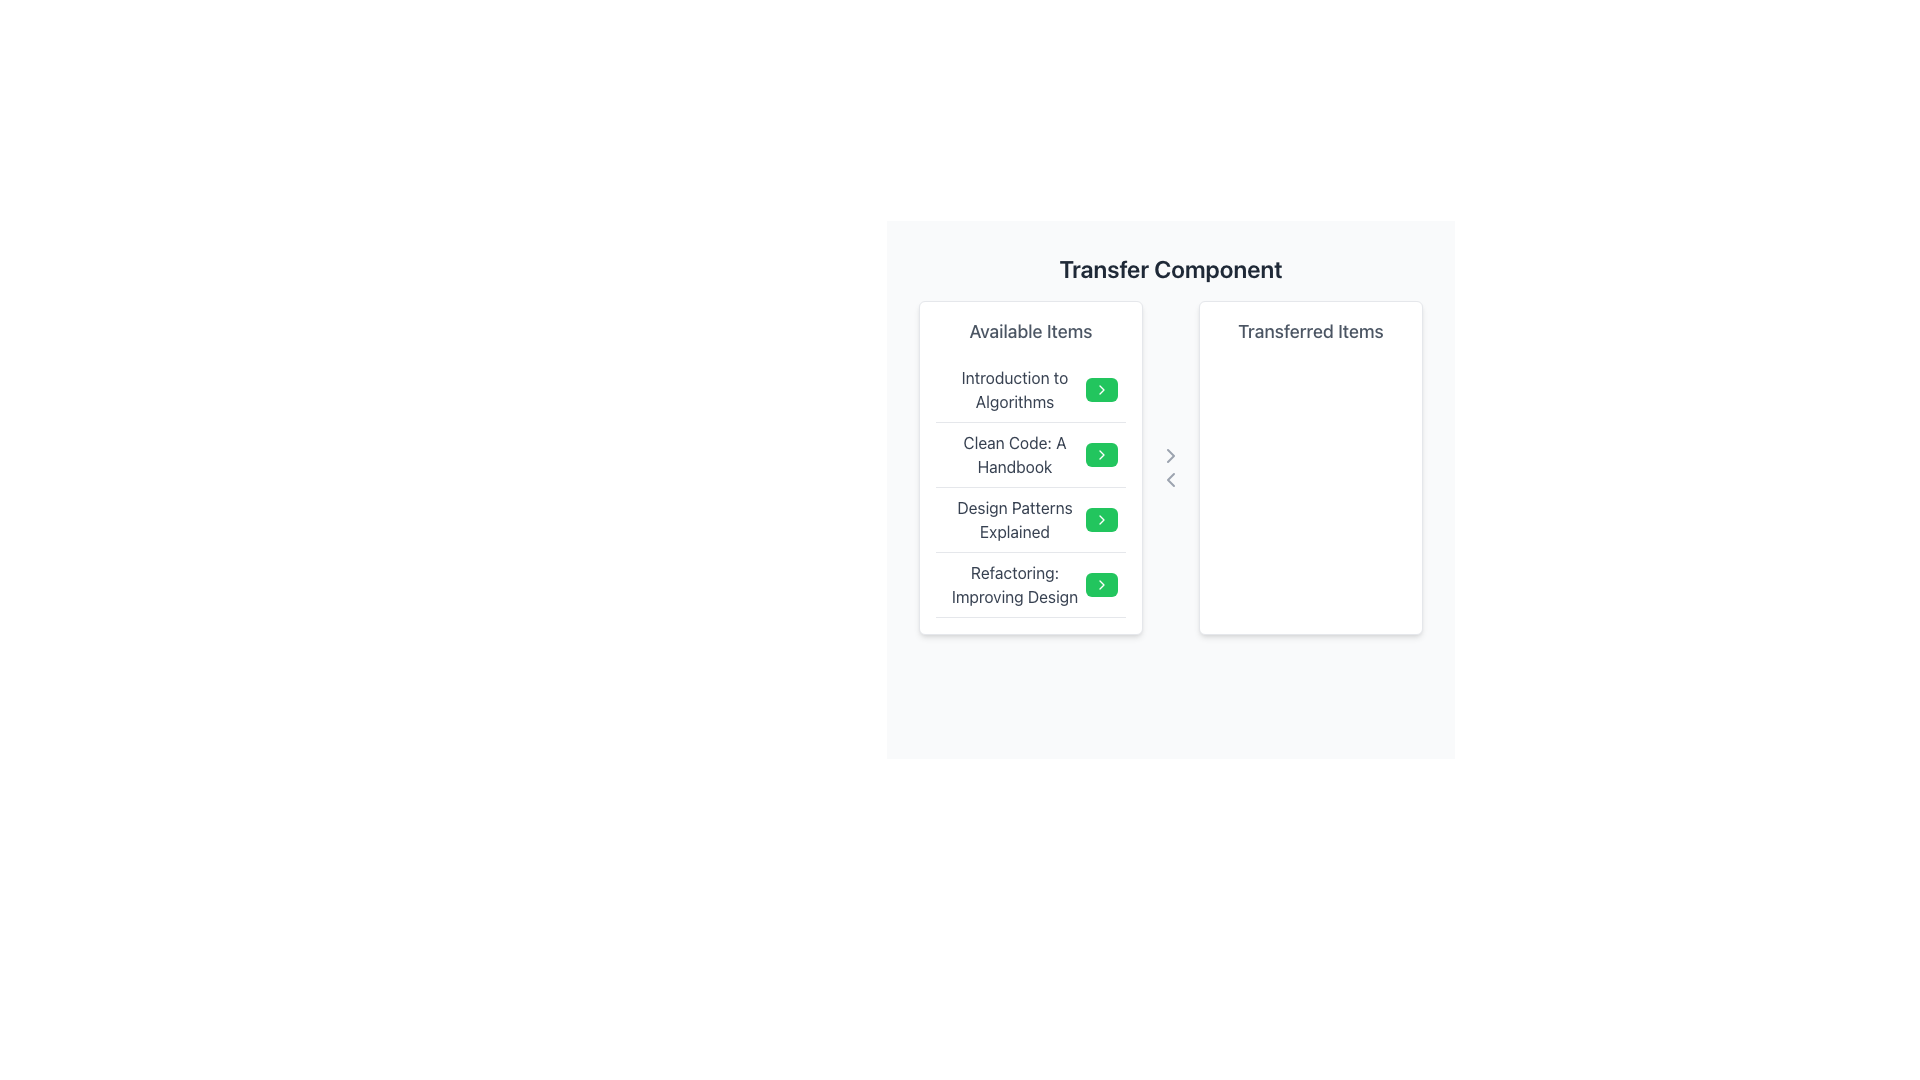 This screenshot has height=1080, width=1920. Describe the element at coordinates (1031, 455) in the screenshot. I see `the second list item titled 'Clean Code: A Handbook' in the 'Available Items' panel` at that location.